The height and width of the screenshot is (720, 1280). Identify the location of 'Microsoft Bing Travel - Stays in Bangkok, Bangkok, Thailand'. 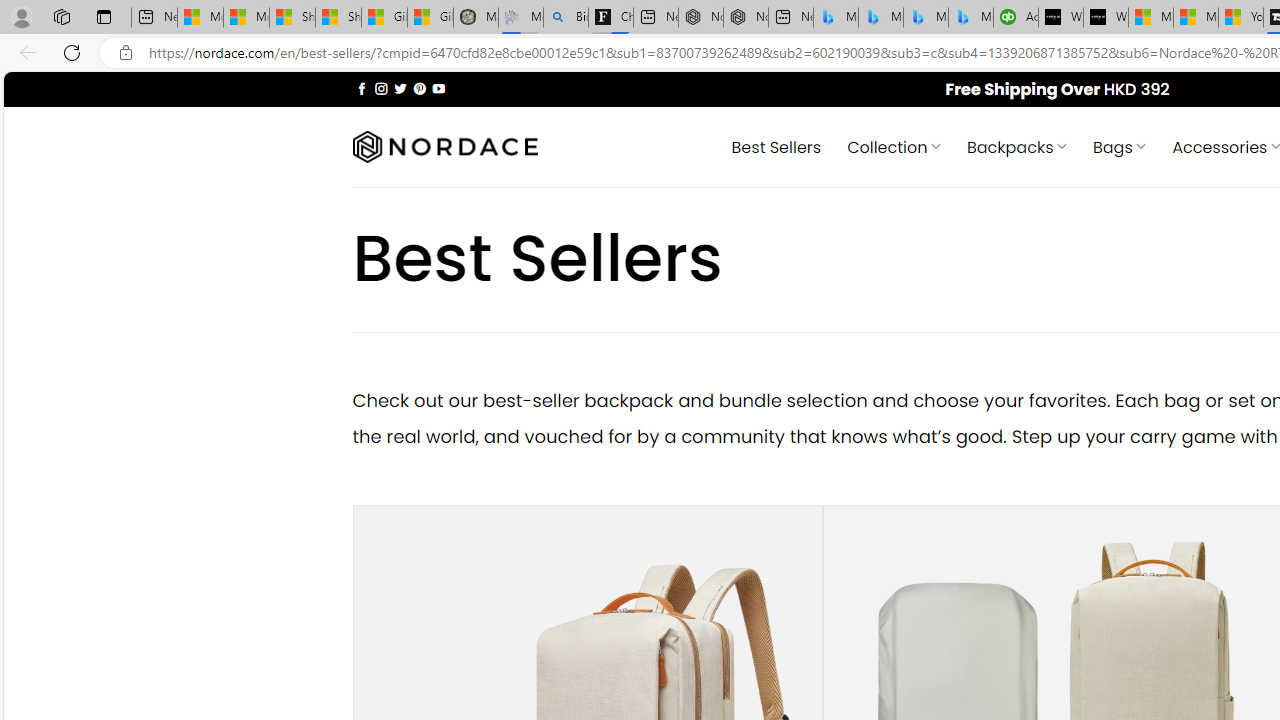
(880, 17).